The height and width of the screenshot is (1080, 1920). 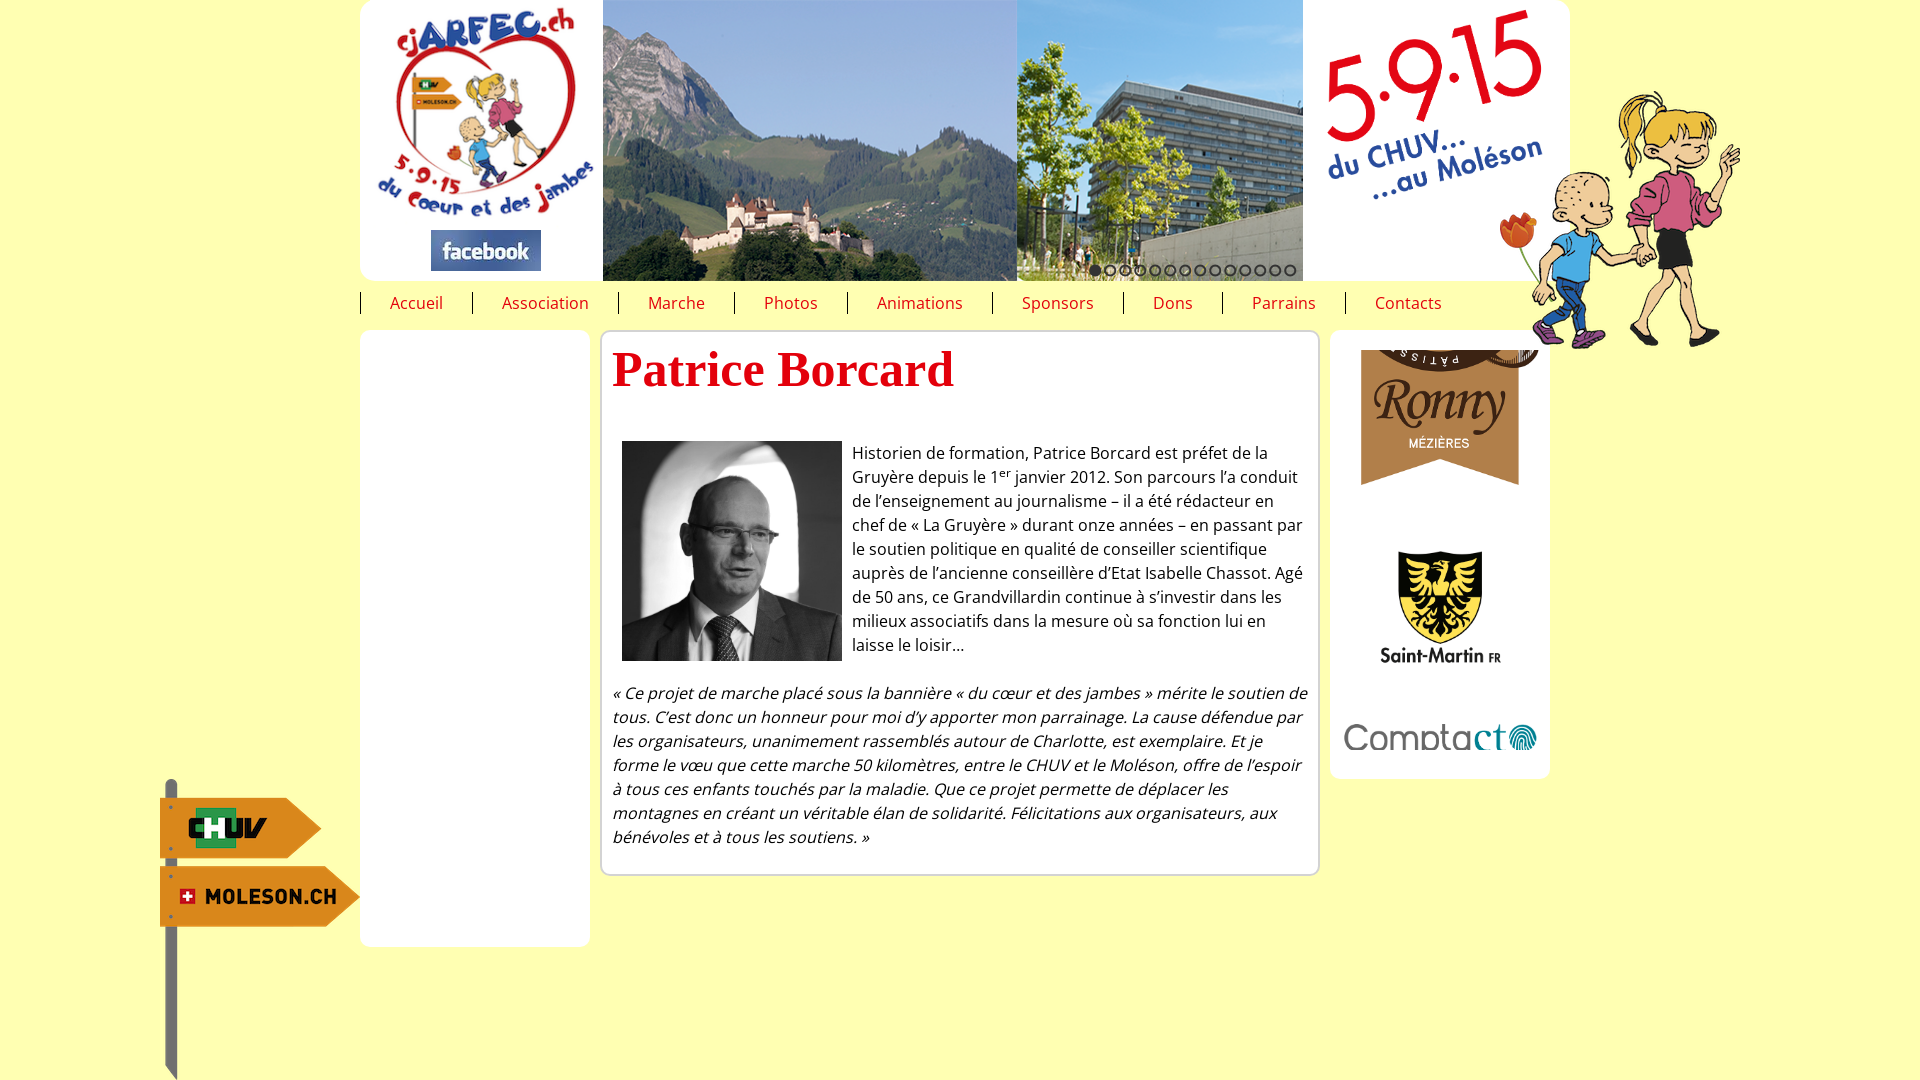 I want to click on 'Parrains', so click(x=1251, y=303).